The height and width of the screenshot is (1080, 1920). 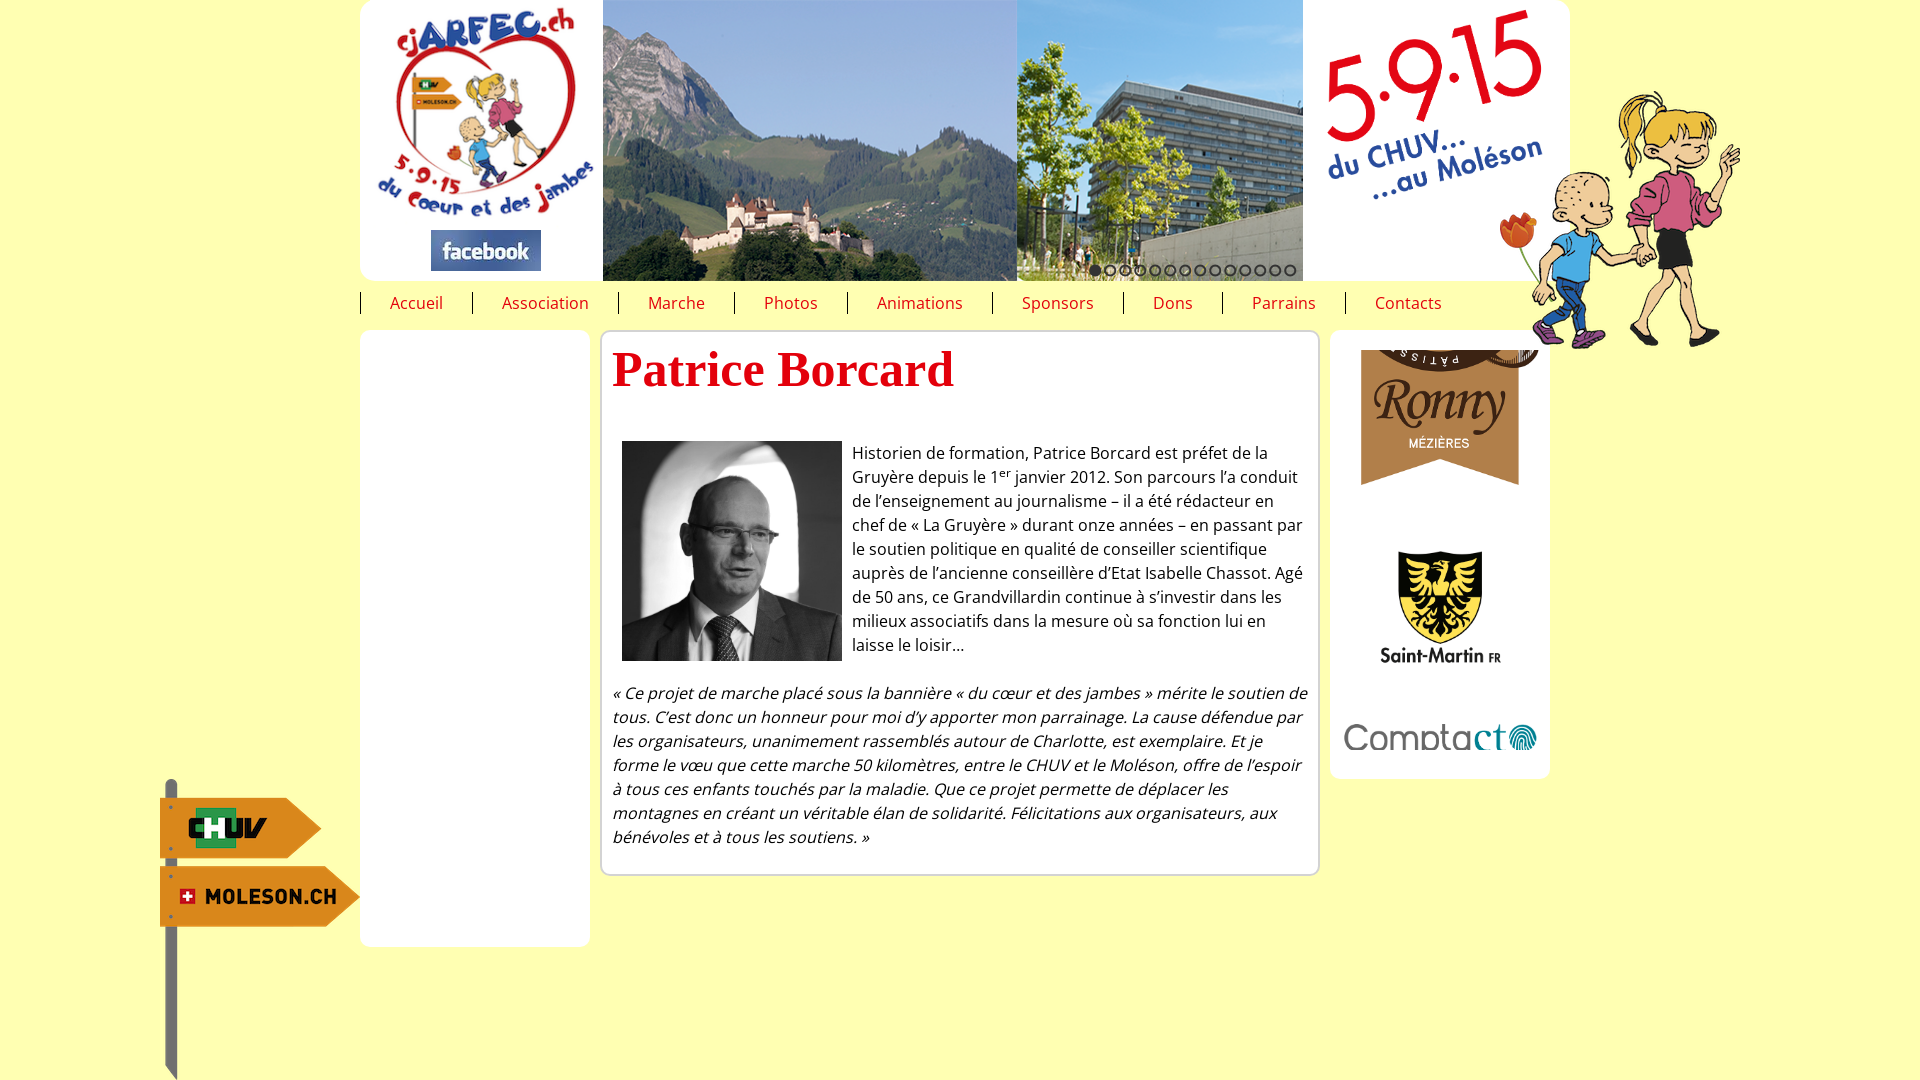 I want to click on 'Parrains', so click(x=1251, y=303).